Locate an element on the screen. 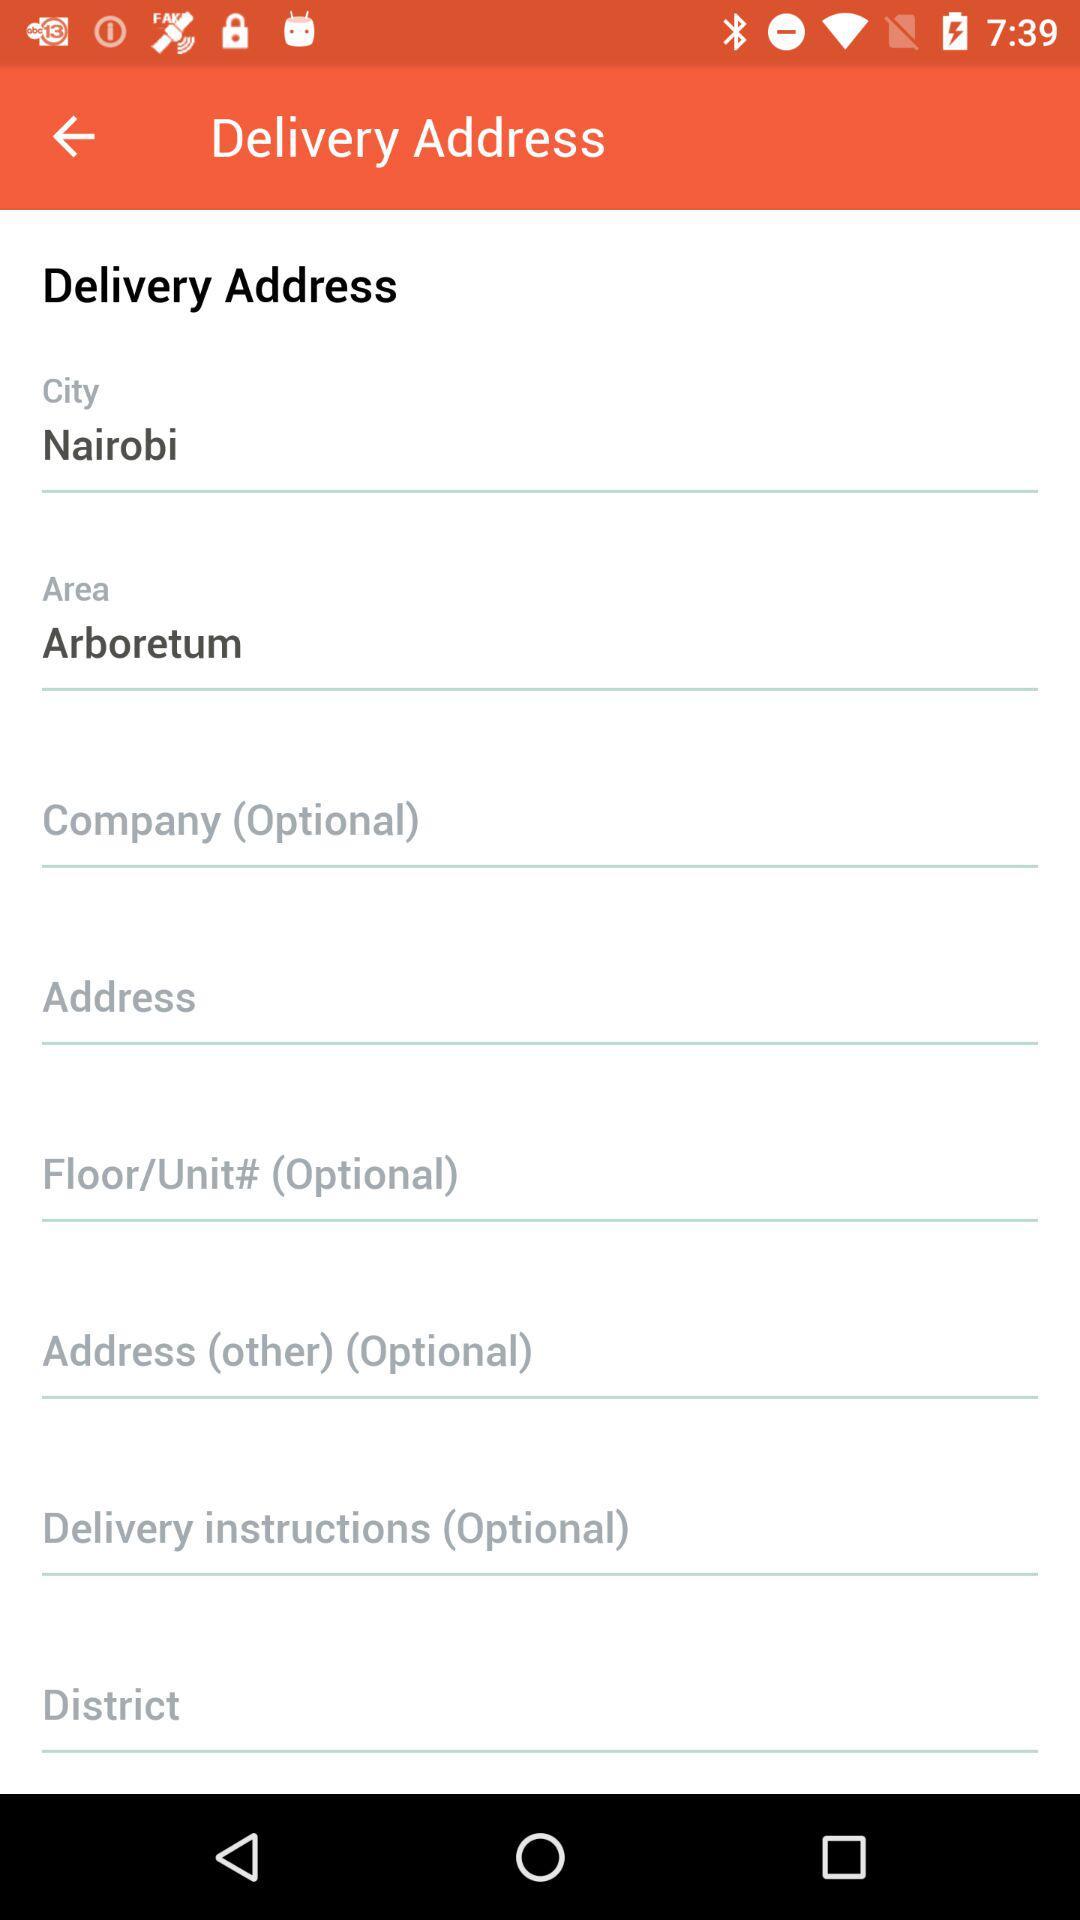 This screenshot has height=1920, width=1080. item below the nairobi item is located at coordinates (540, 601).